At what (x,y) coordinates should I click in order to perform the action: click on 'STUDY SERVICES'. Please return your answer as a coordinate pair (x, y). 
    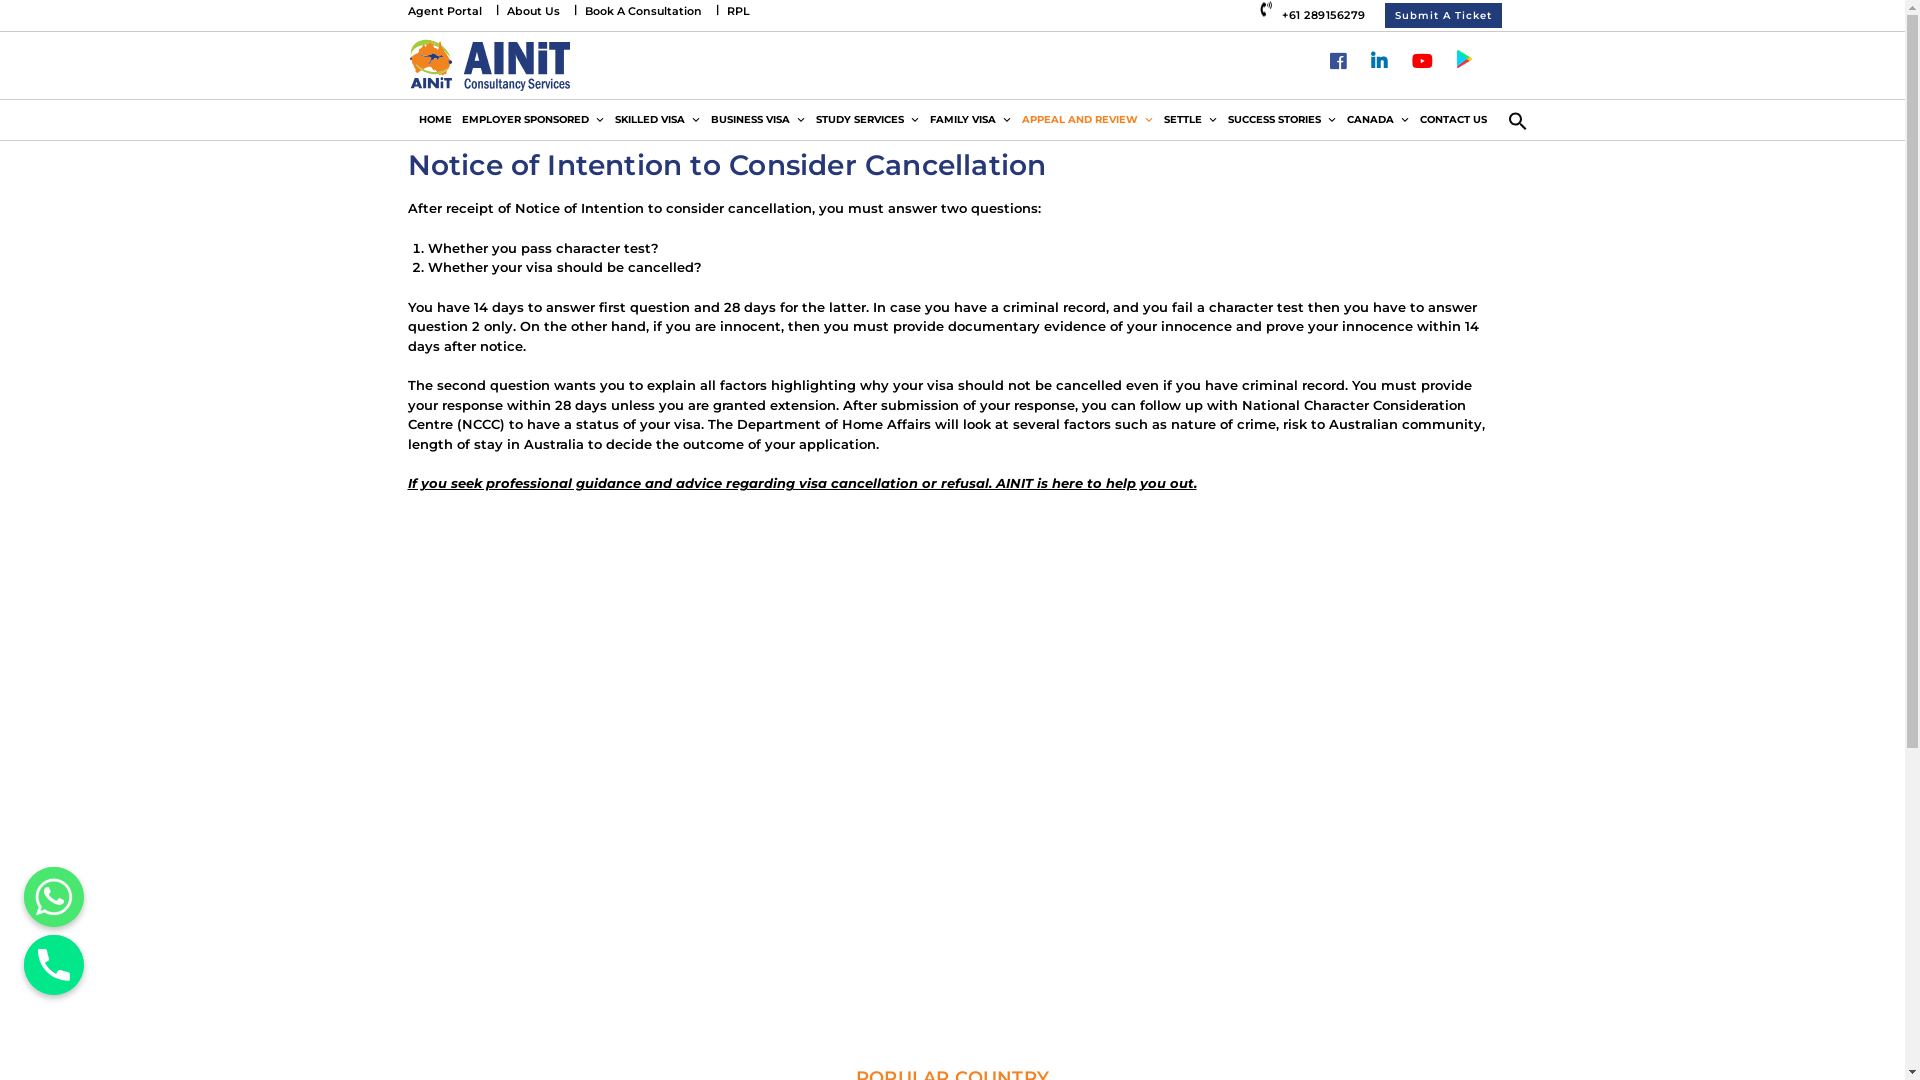
    Looking at the image, I should click on (867, 119).